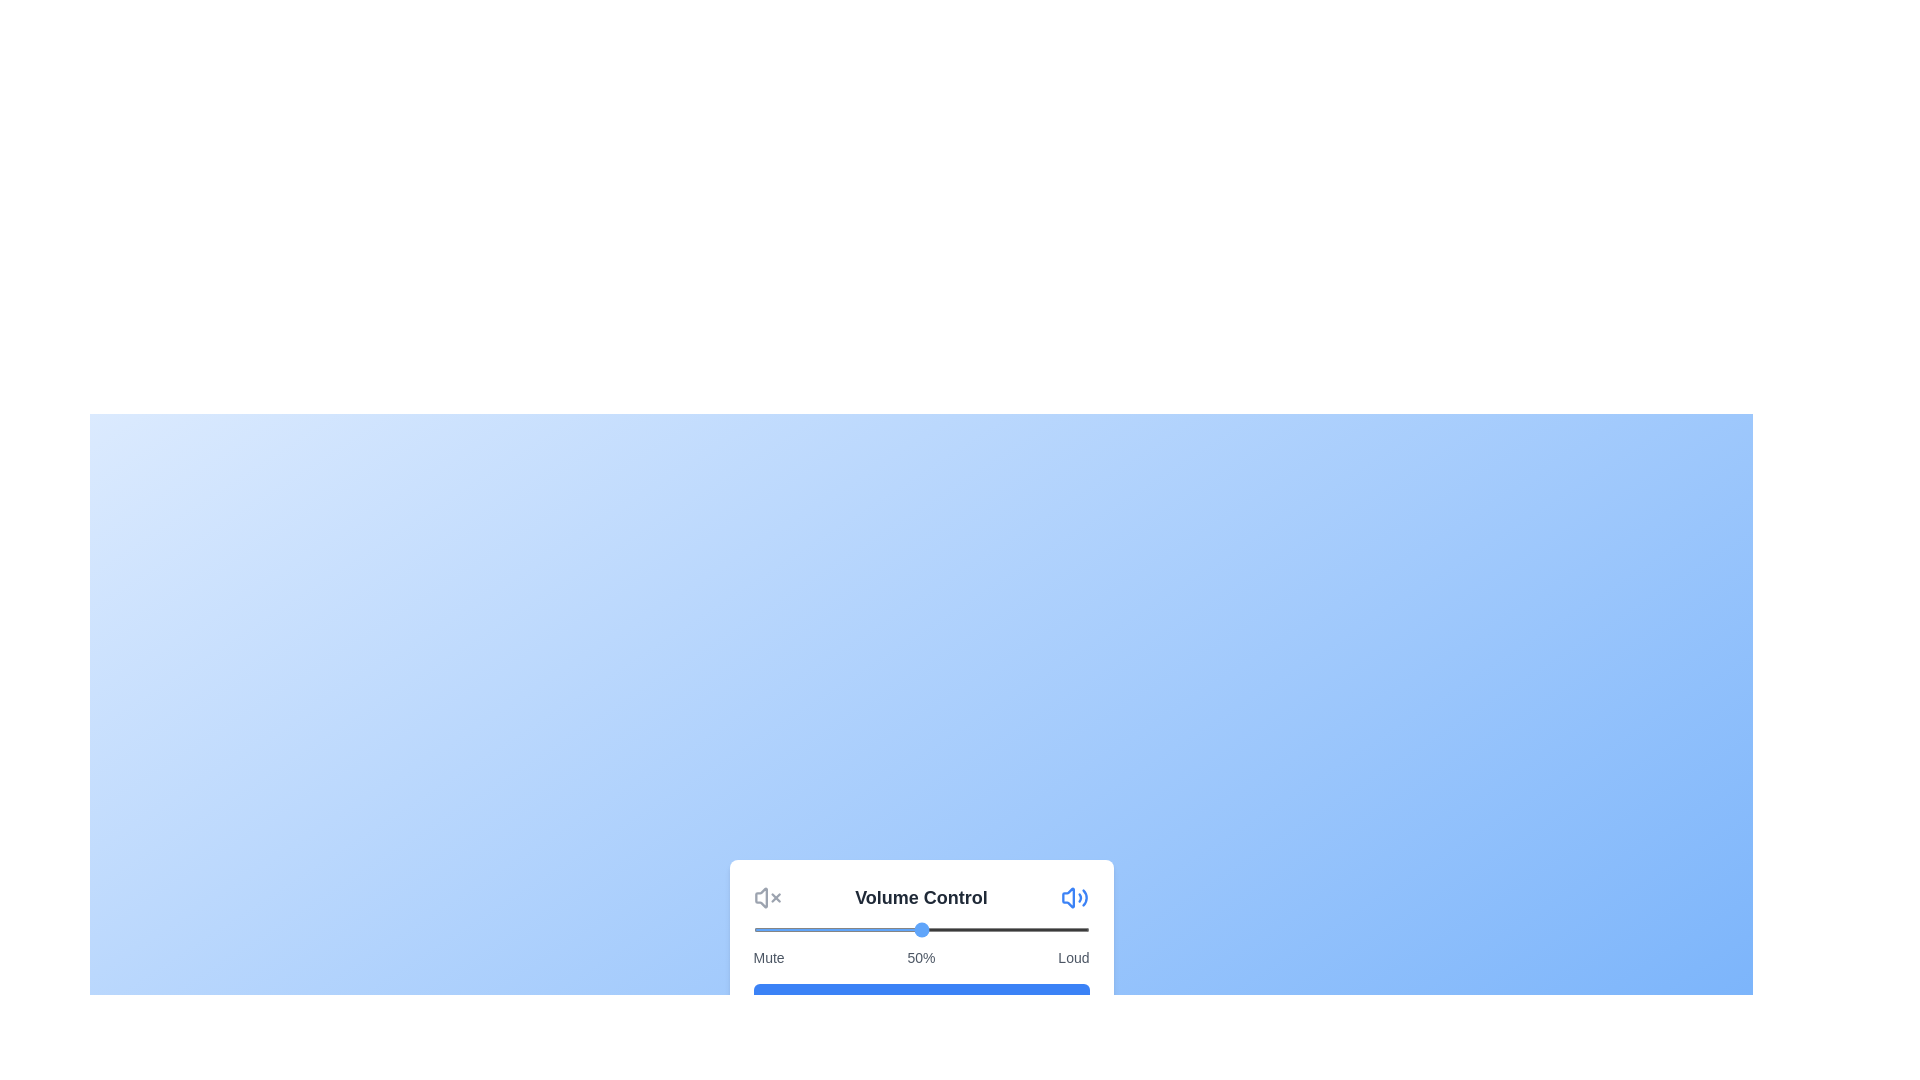 This screenshot has width=1920, height=1080. I want to click on 'Confirm Volume' button to confirm the selected volume level, so click(920, 1003).